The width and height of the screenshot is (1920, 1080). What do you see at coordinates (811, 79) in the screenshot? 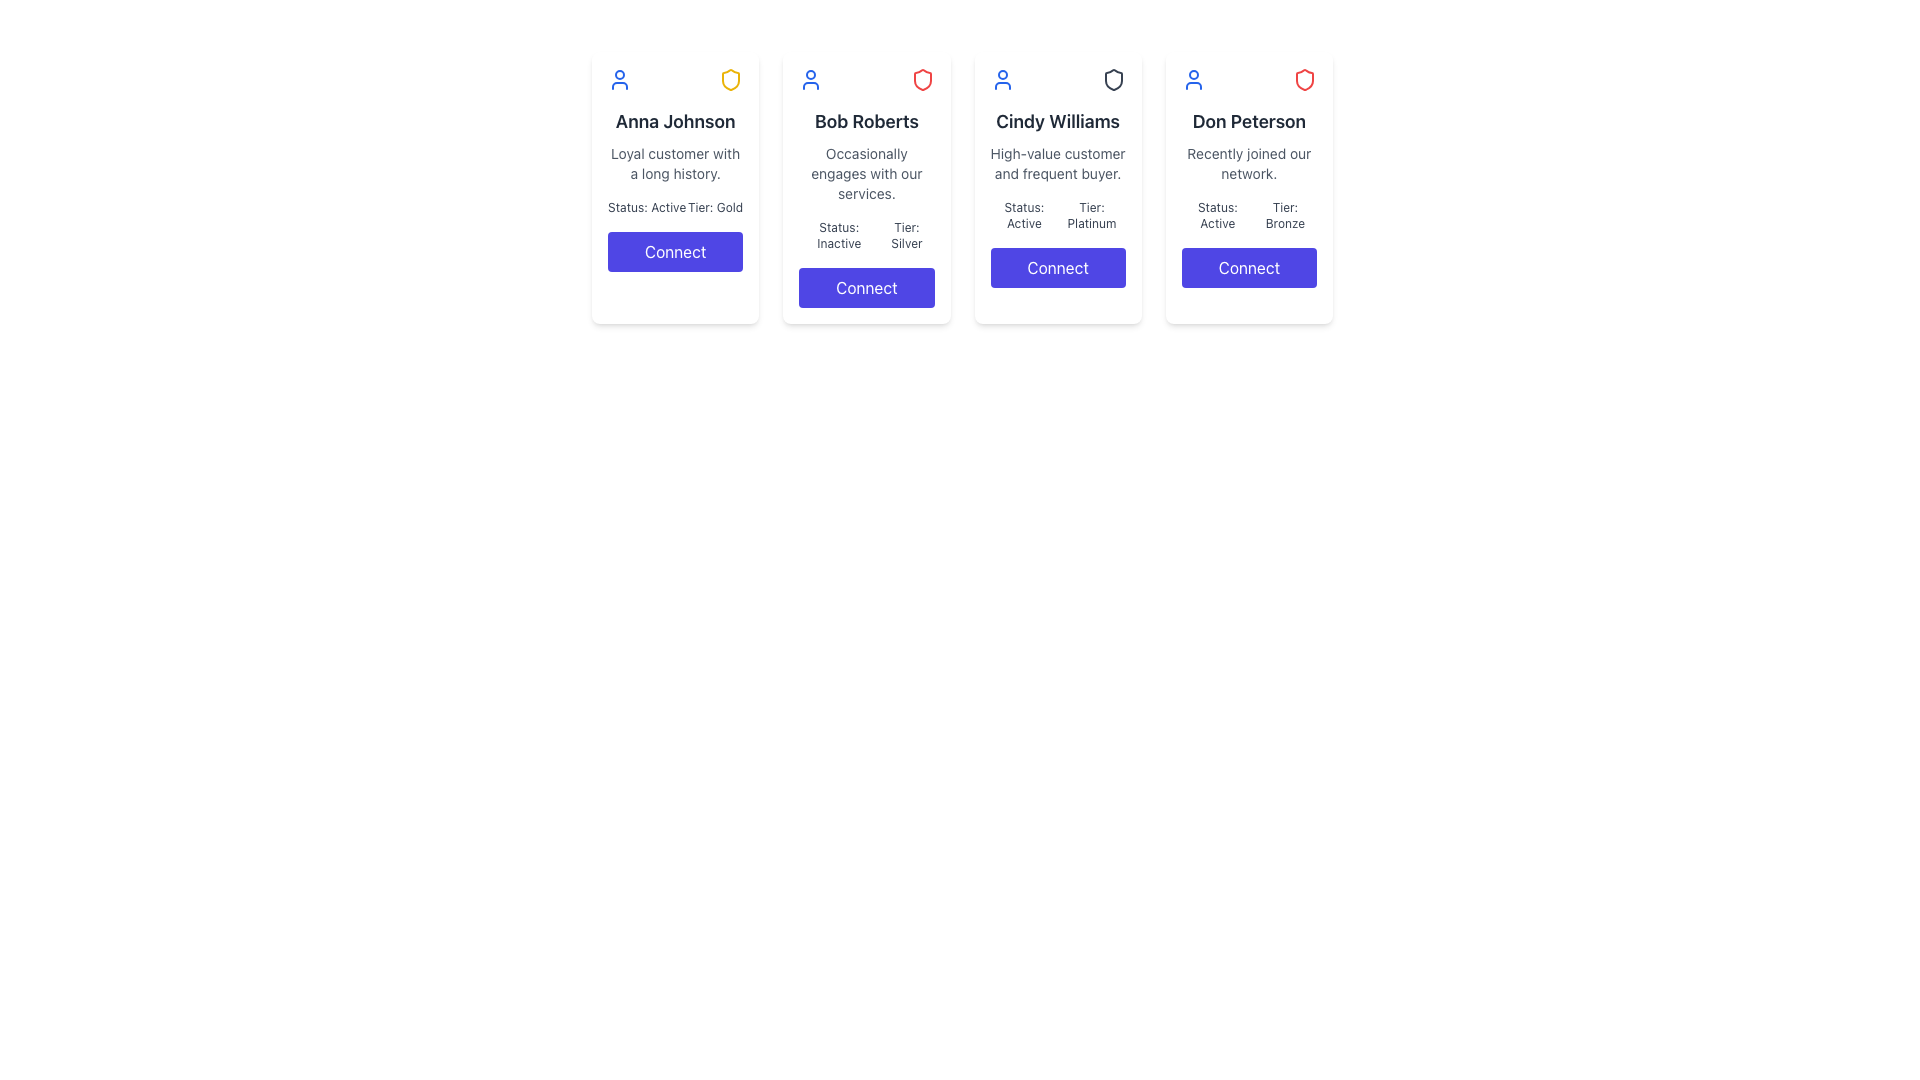
I see `the profile icon for Bob Roberts, which is the first icon on the second card in the series of horizontally arranged cards` at bounding box center [811, 79].